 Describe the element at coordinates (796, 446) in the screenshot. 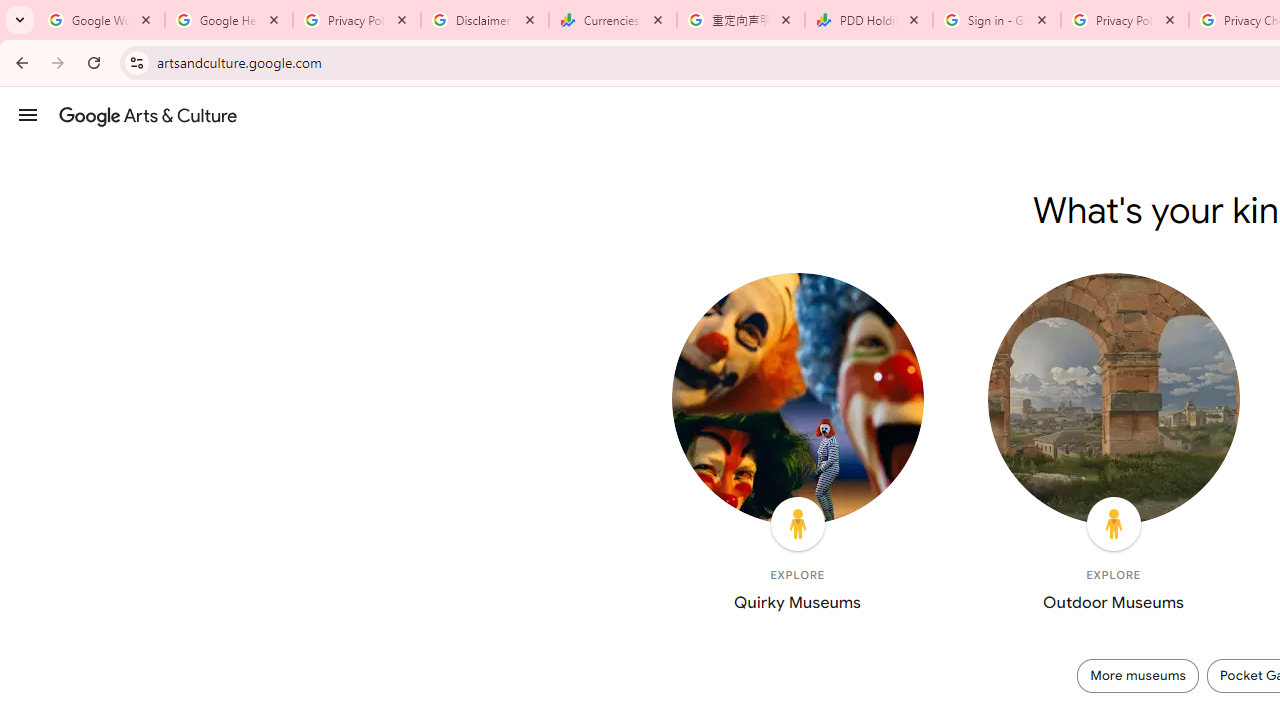

I see `'EXPLORE Quirky Museums'` at that location.